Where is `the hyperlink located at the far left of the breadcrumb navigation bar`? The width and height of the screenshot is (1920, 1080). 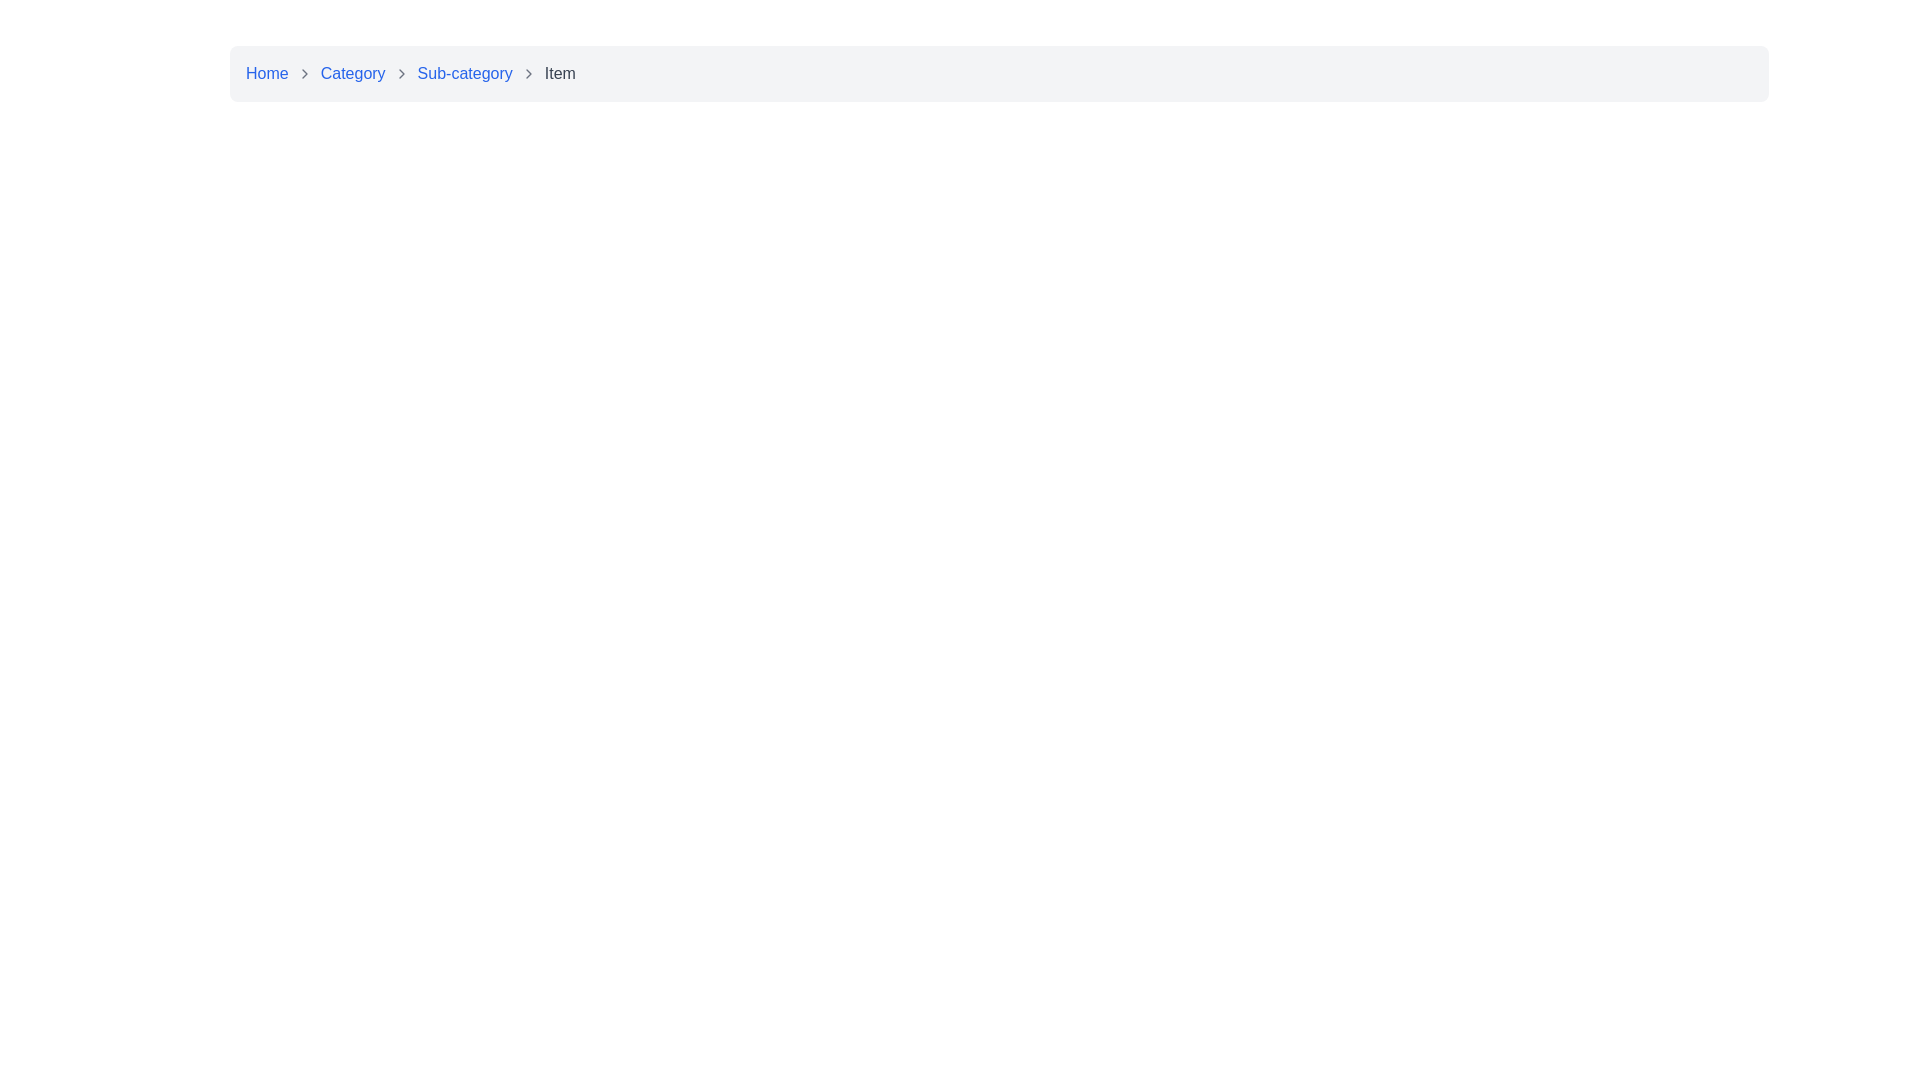 the hyperlink located at the far left of the breadcrumb navigation bar is located at coordinates (266, 72).